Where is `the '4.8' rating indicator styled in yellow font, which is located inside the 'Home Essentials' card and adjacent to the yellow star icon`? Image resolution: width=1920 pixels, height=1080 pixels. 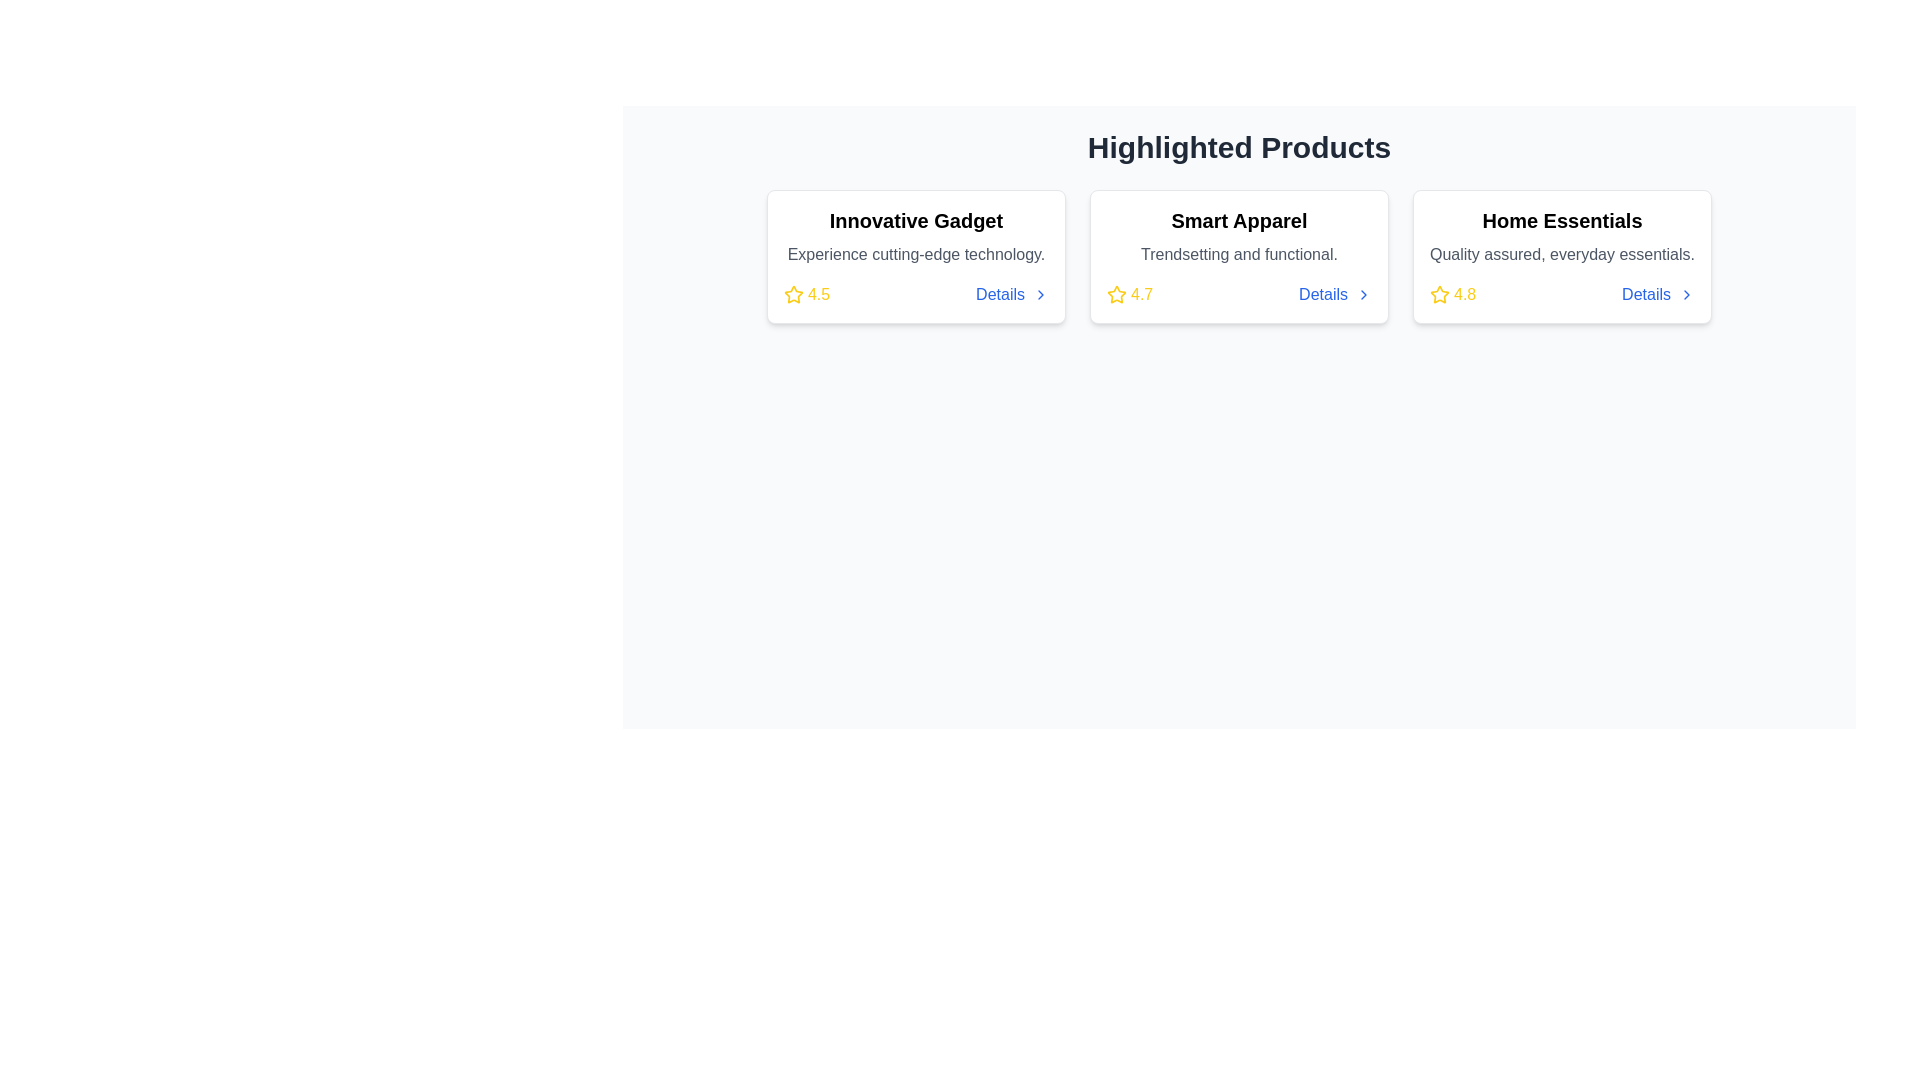 the '4.8' rating indicator styled in yellow font, which is located inside the 'Home Essentials' card and adjacent to the yellow star icon is located at coordinates (1453, 294).